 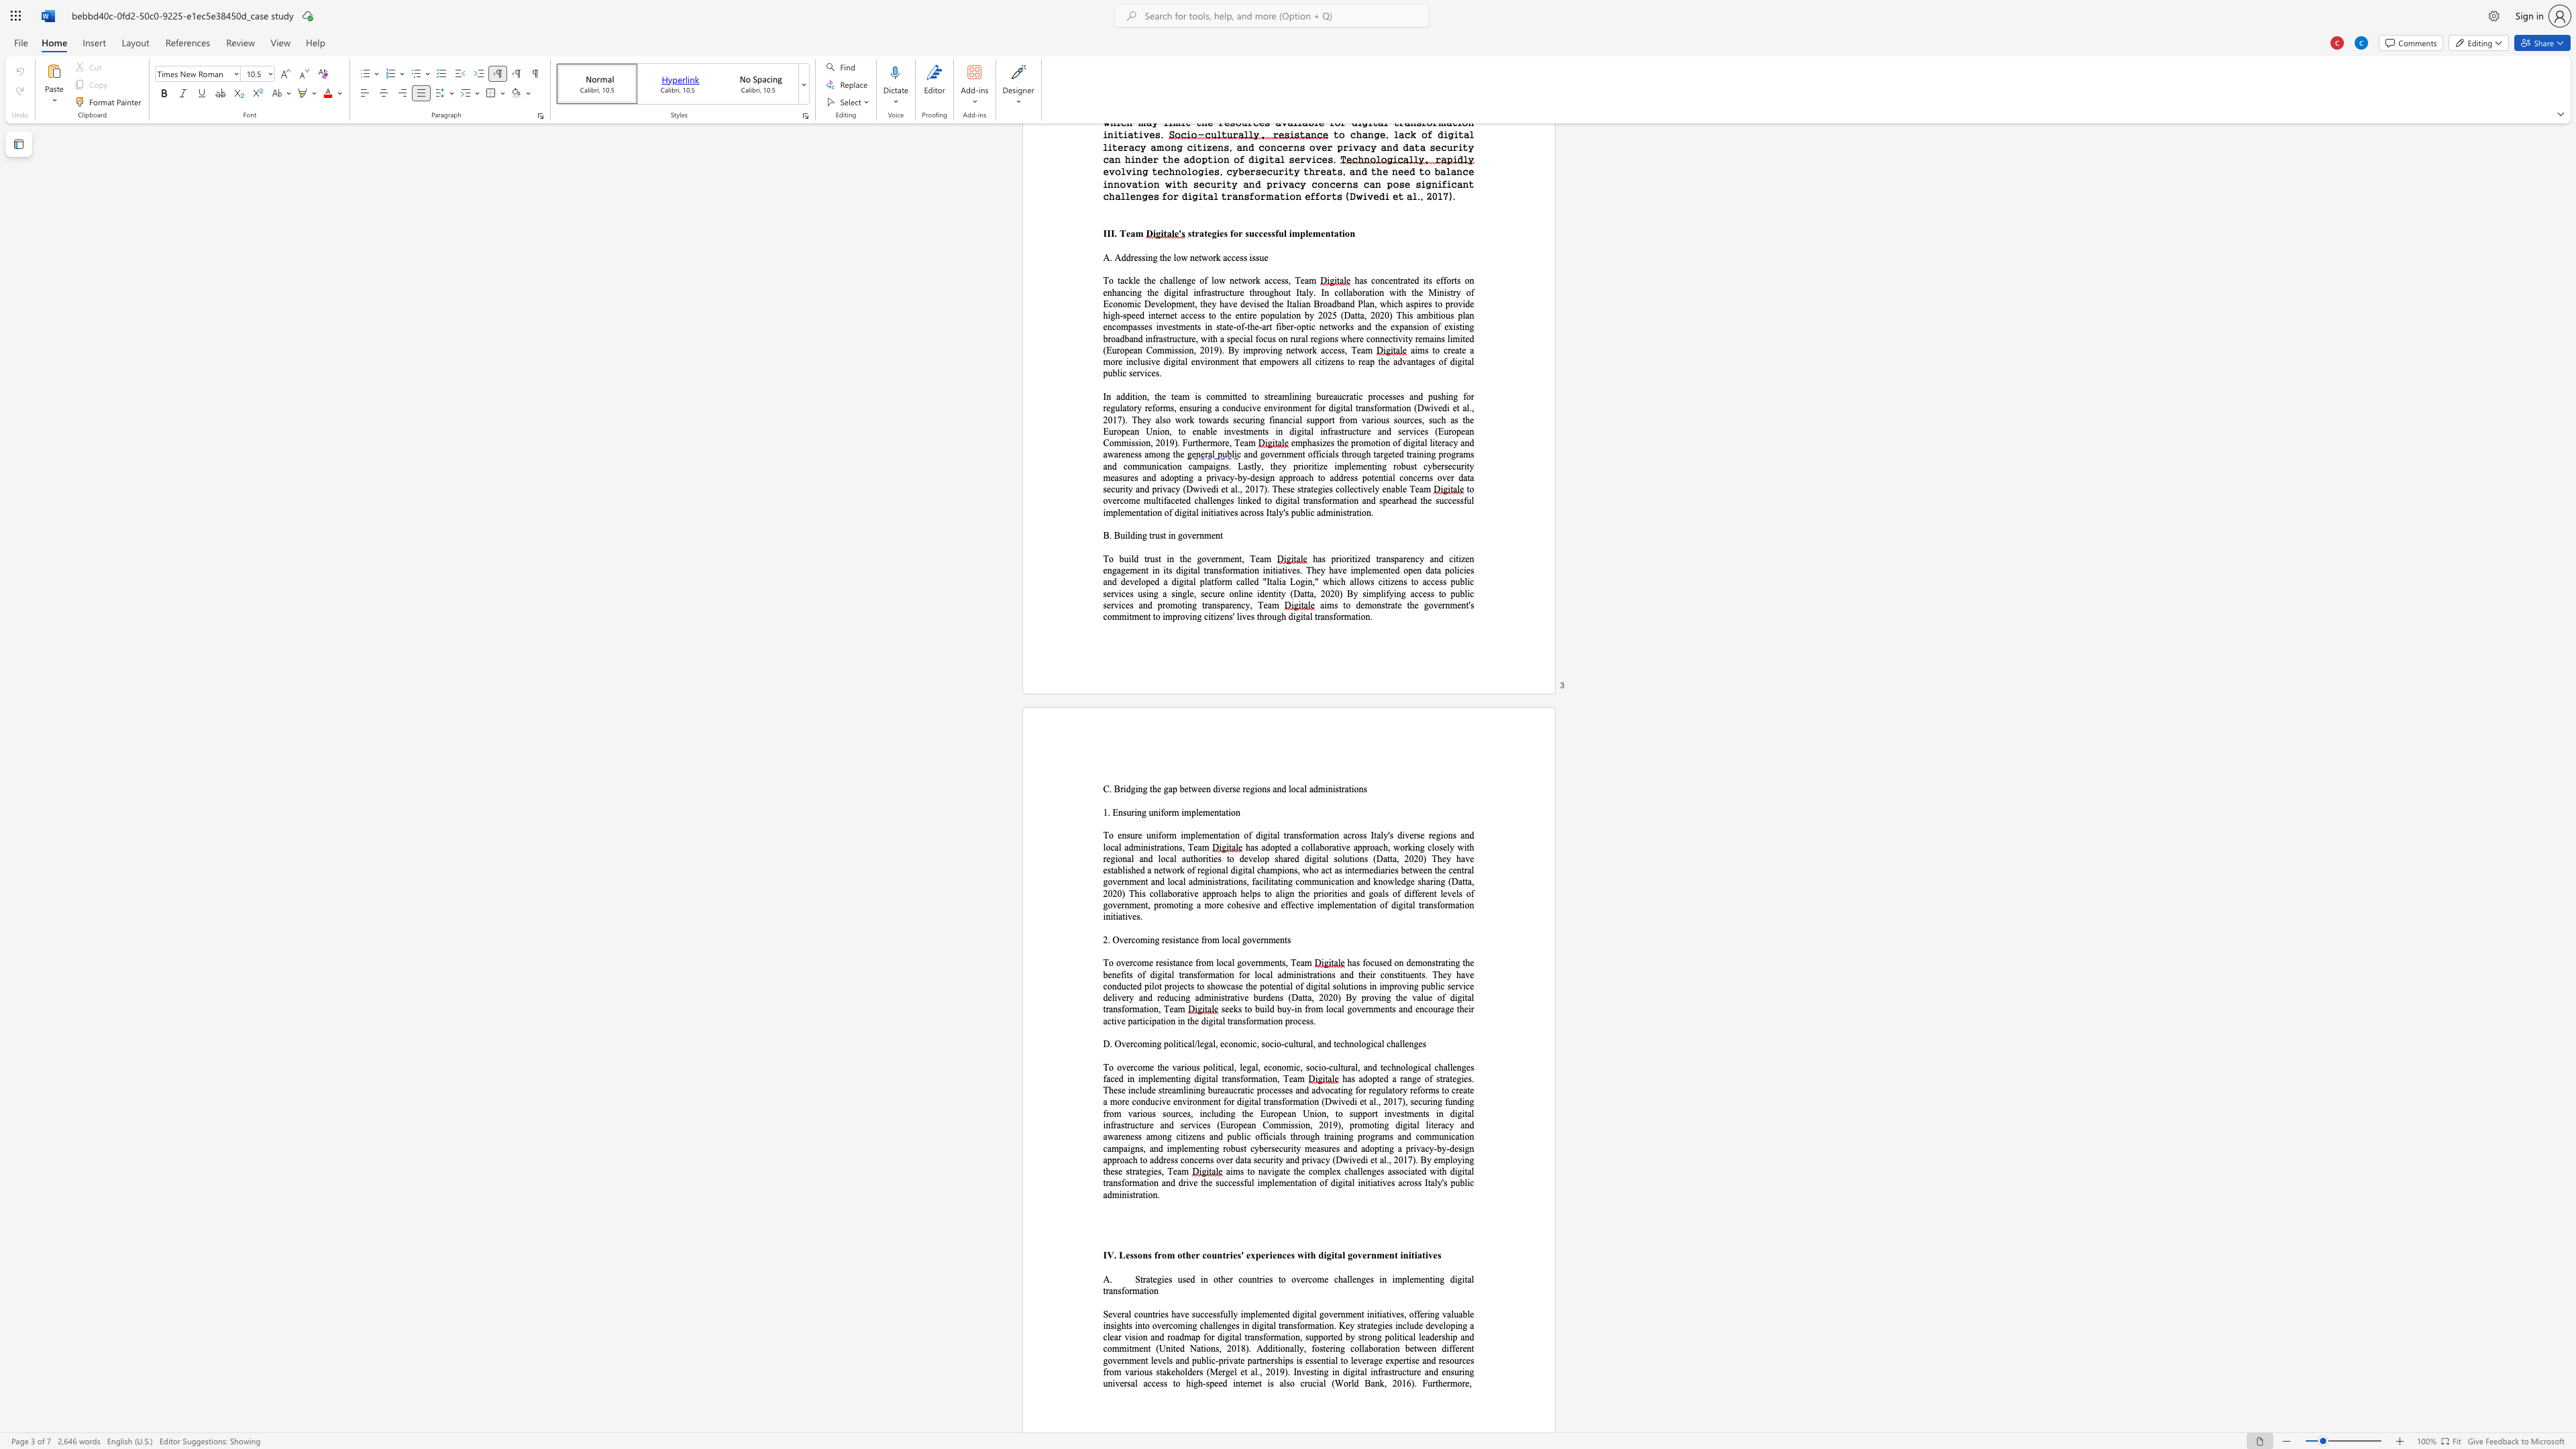 I want to click on the 8th character "n" in the text, so click(x=1155, y=1289).